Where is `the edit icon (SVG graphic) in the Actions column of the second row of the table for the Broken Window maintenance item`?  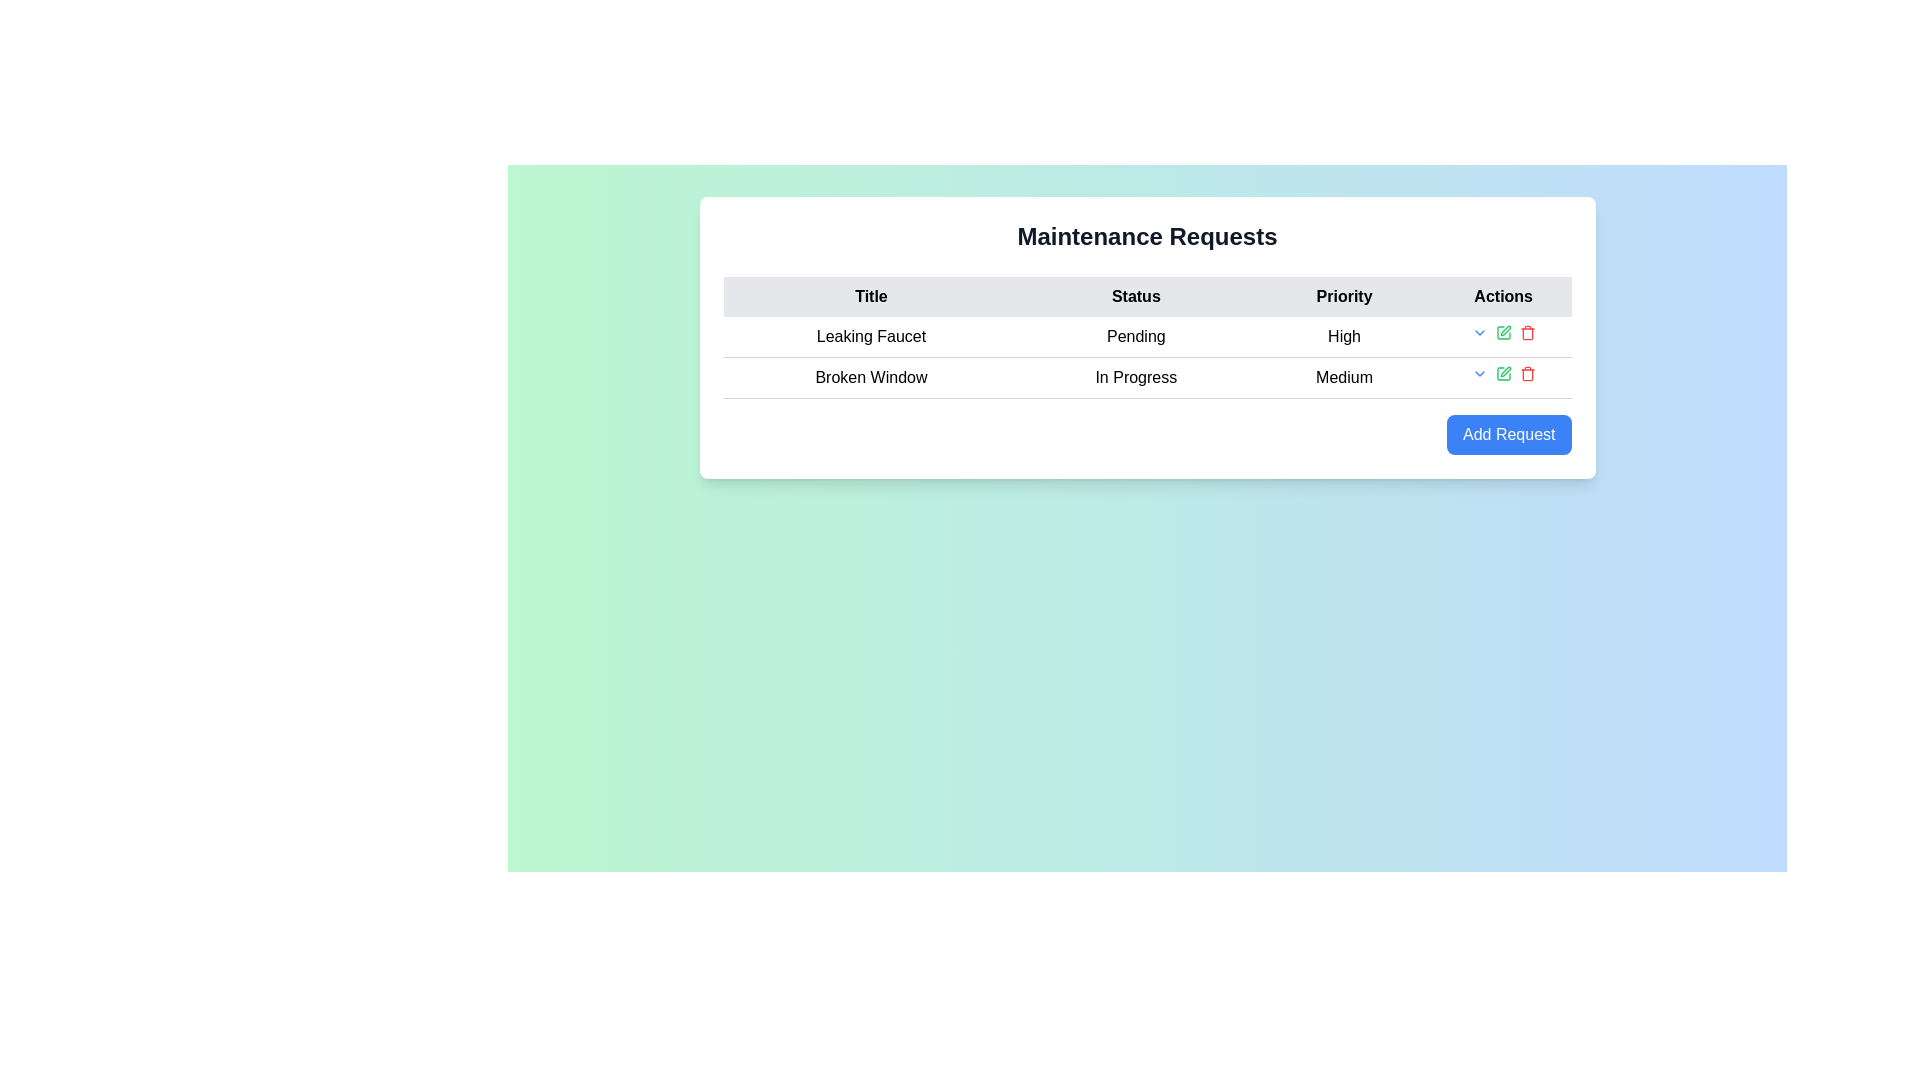
the edit icon (SVG graphic) in the Actions column of the second row of the table for the Broken Window maintenance item is located at coordinates (1503, 374).